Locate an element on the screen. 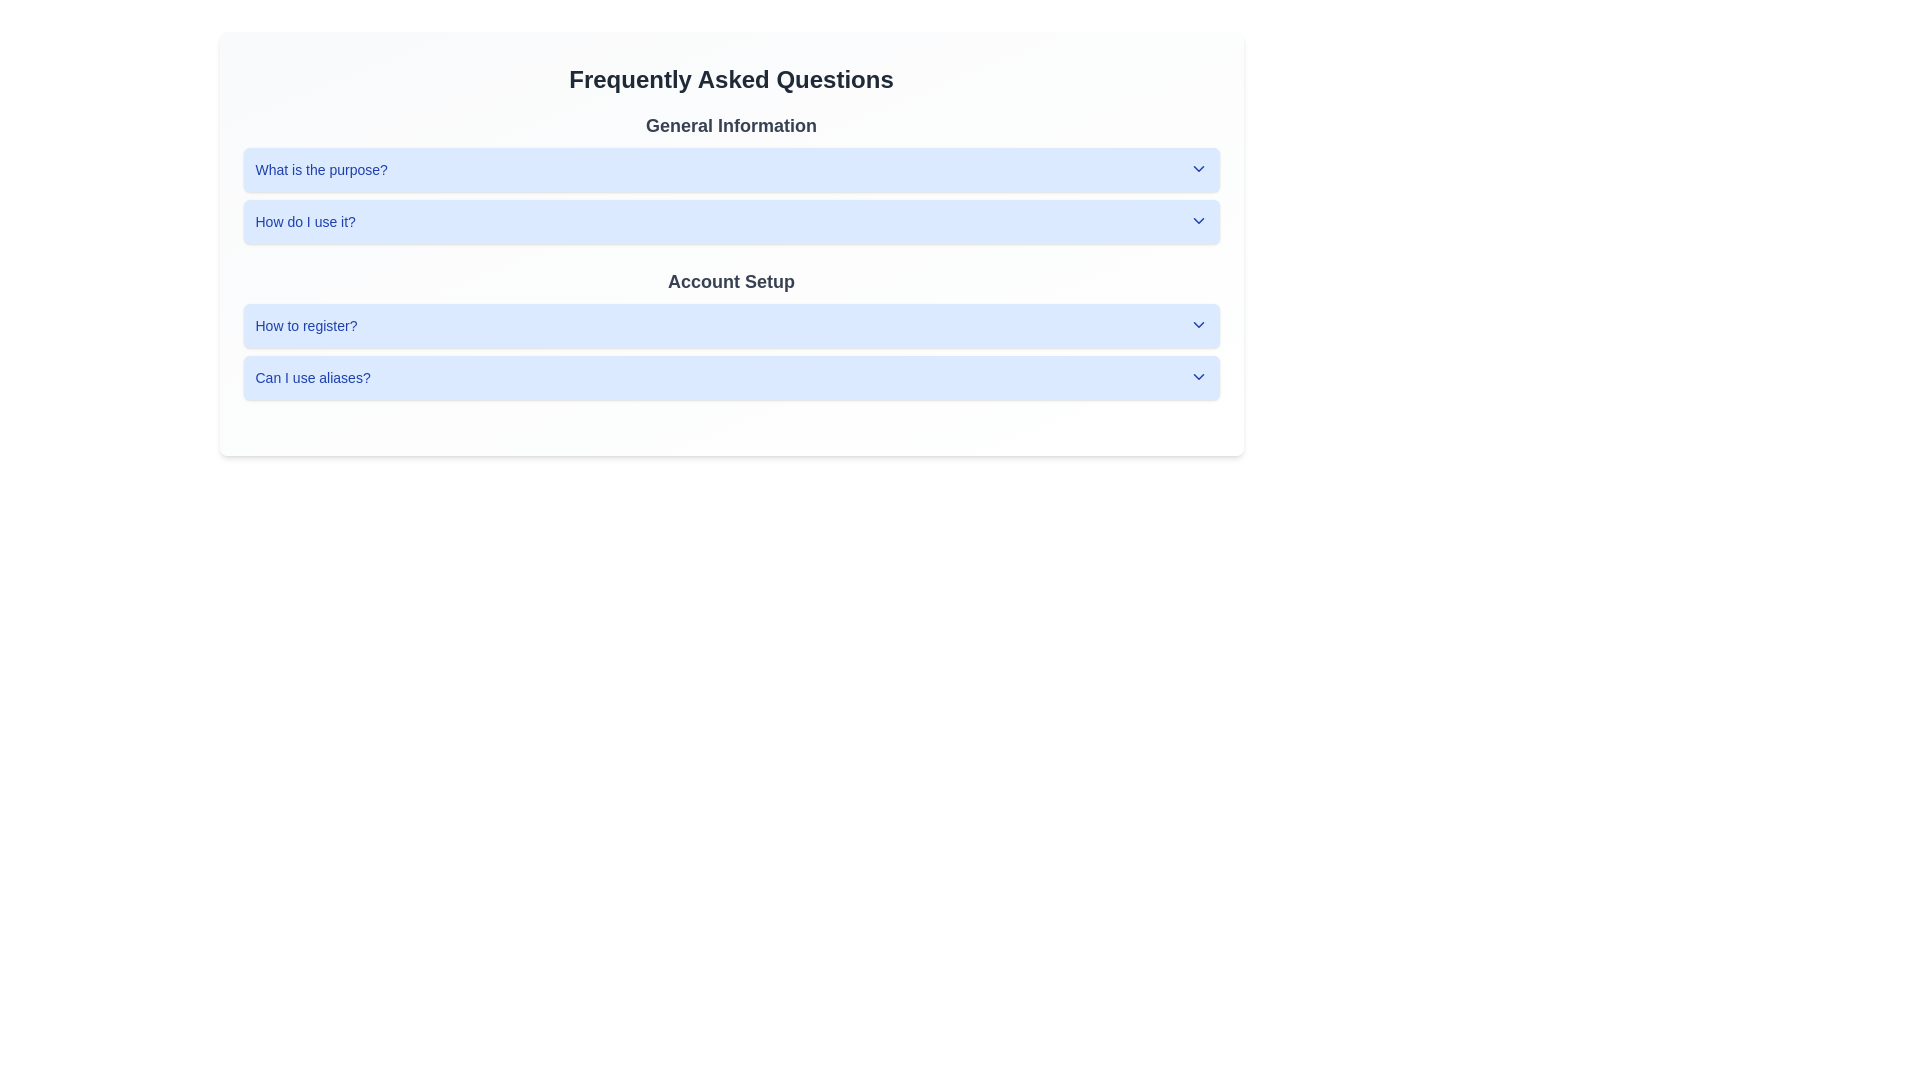 The image size is (1920, 1080). the text block that reads 'How do I use it?' within the FAQ section under 'General Information' is located at coordinates (304, 222).